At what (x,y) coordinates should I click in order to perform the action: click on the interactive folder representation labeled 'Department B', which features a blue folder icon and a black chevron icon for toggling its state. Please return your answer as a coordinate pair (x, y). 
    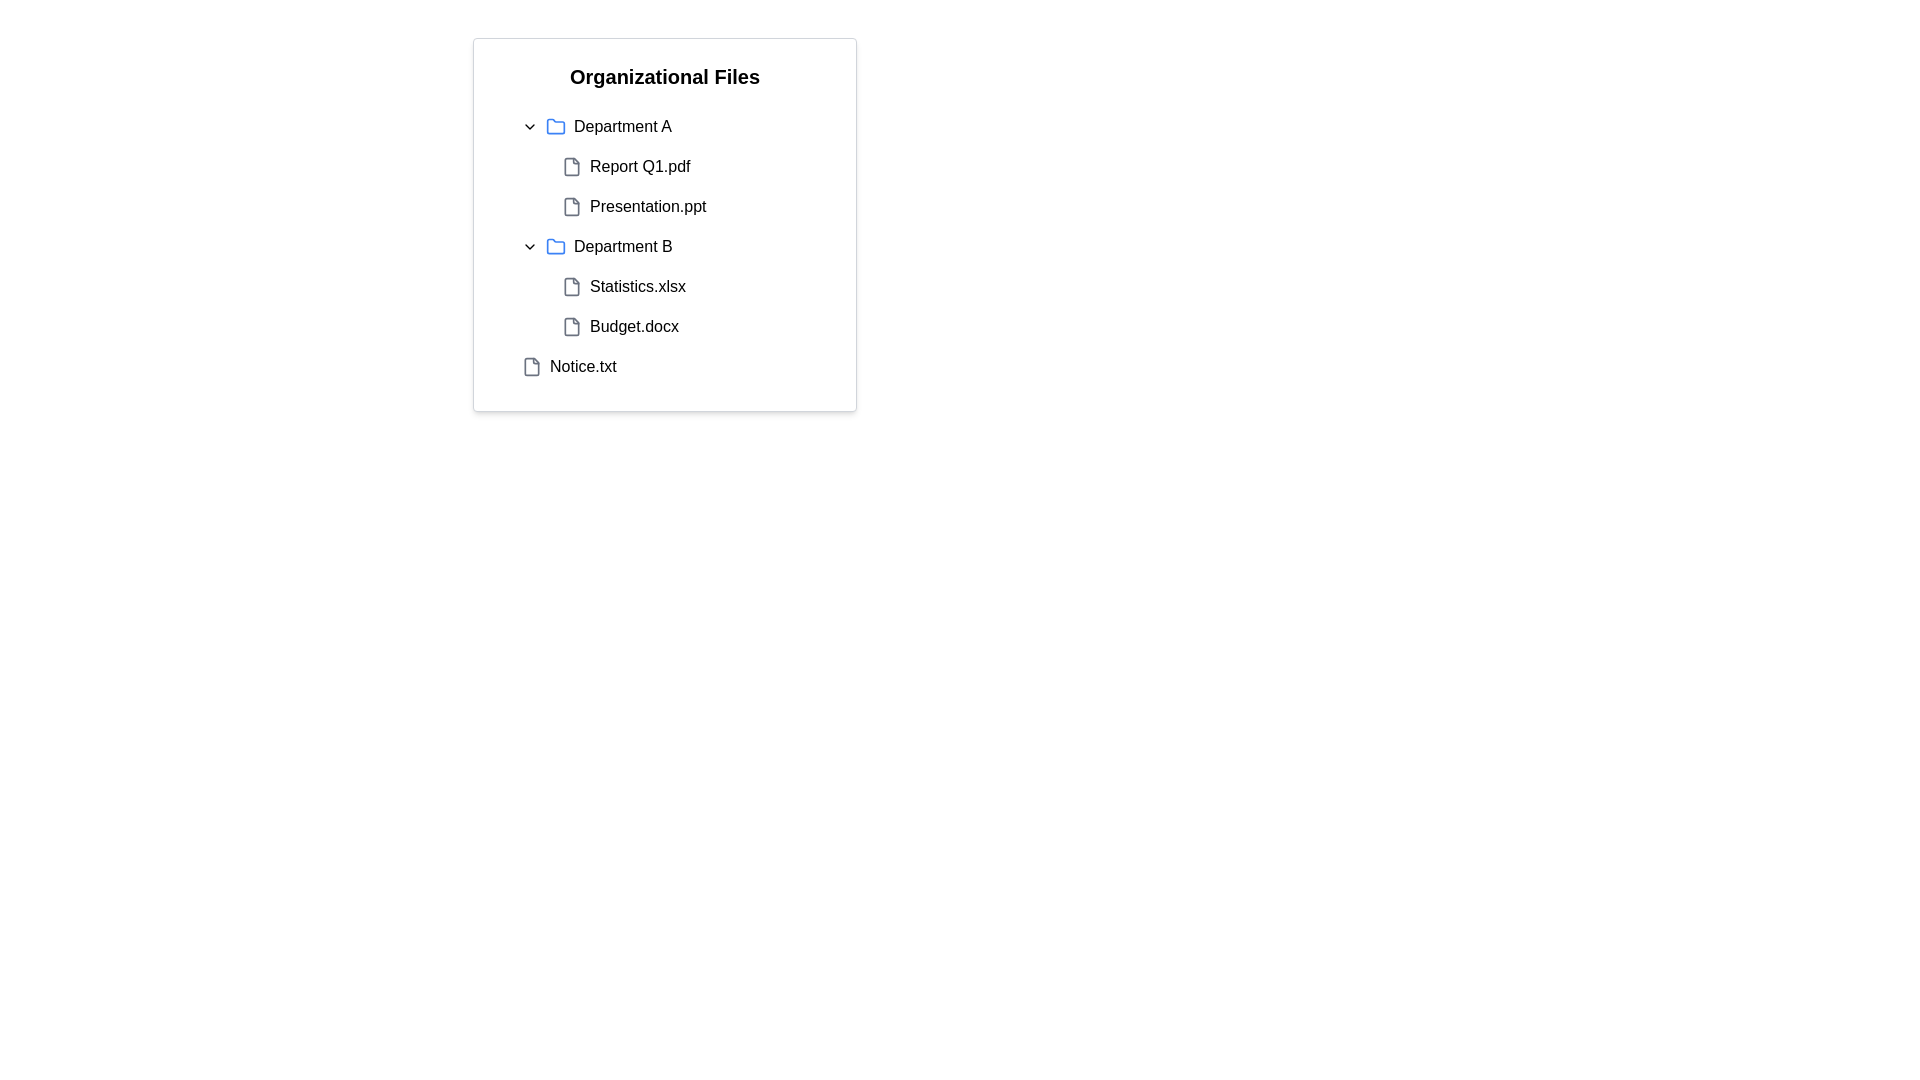
    Looking at the image, I should click on (596, 245).